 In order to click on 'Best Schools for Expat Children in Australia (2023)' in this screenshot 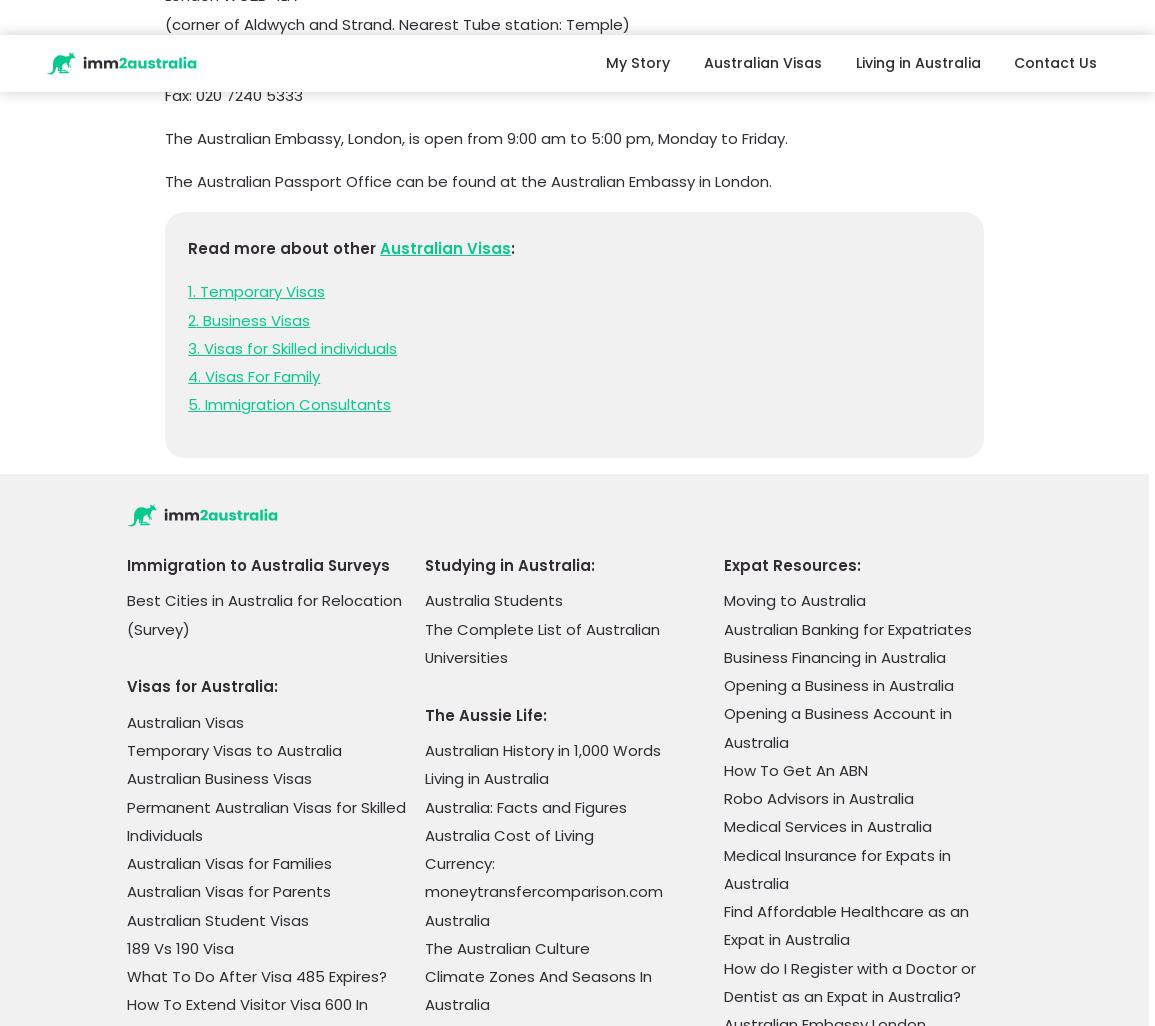, I will do `click(722, 626)`.